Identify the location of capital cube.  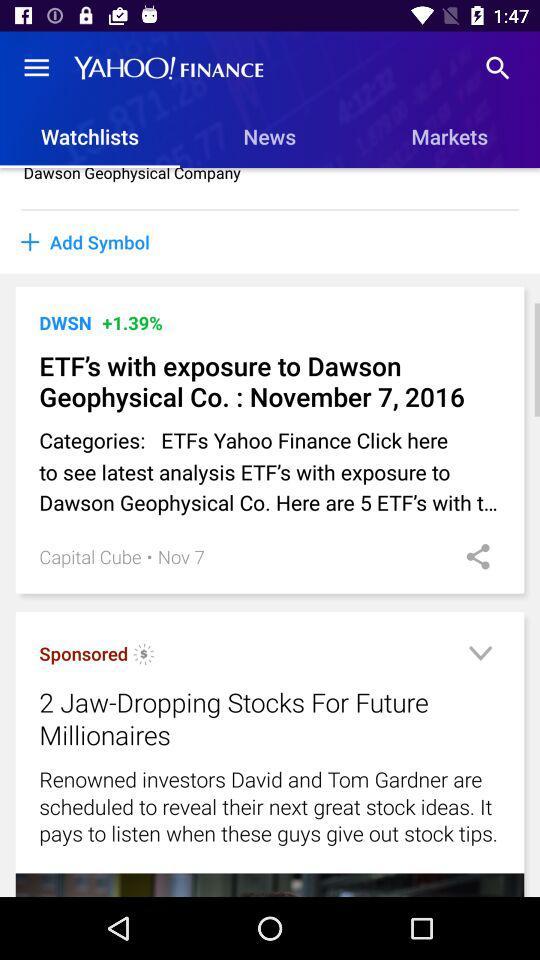
(89, 556).